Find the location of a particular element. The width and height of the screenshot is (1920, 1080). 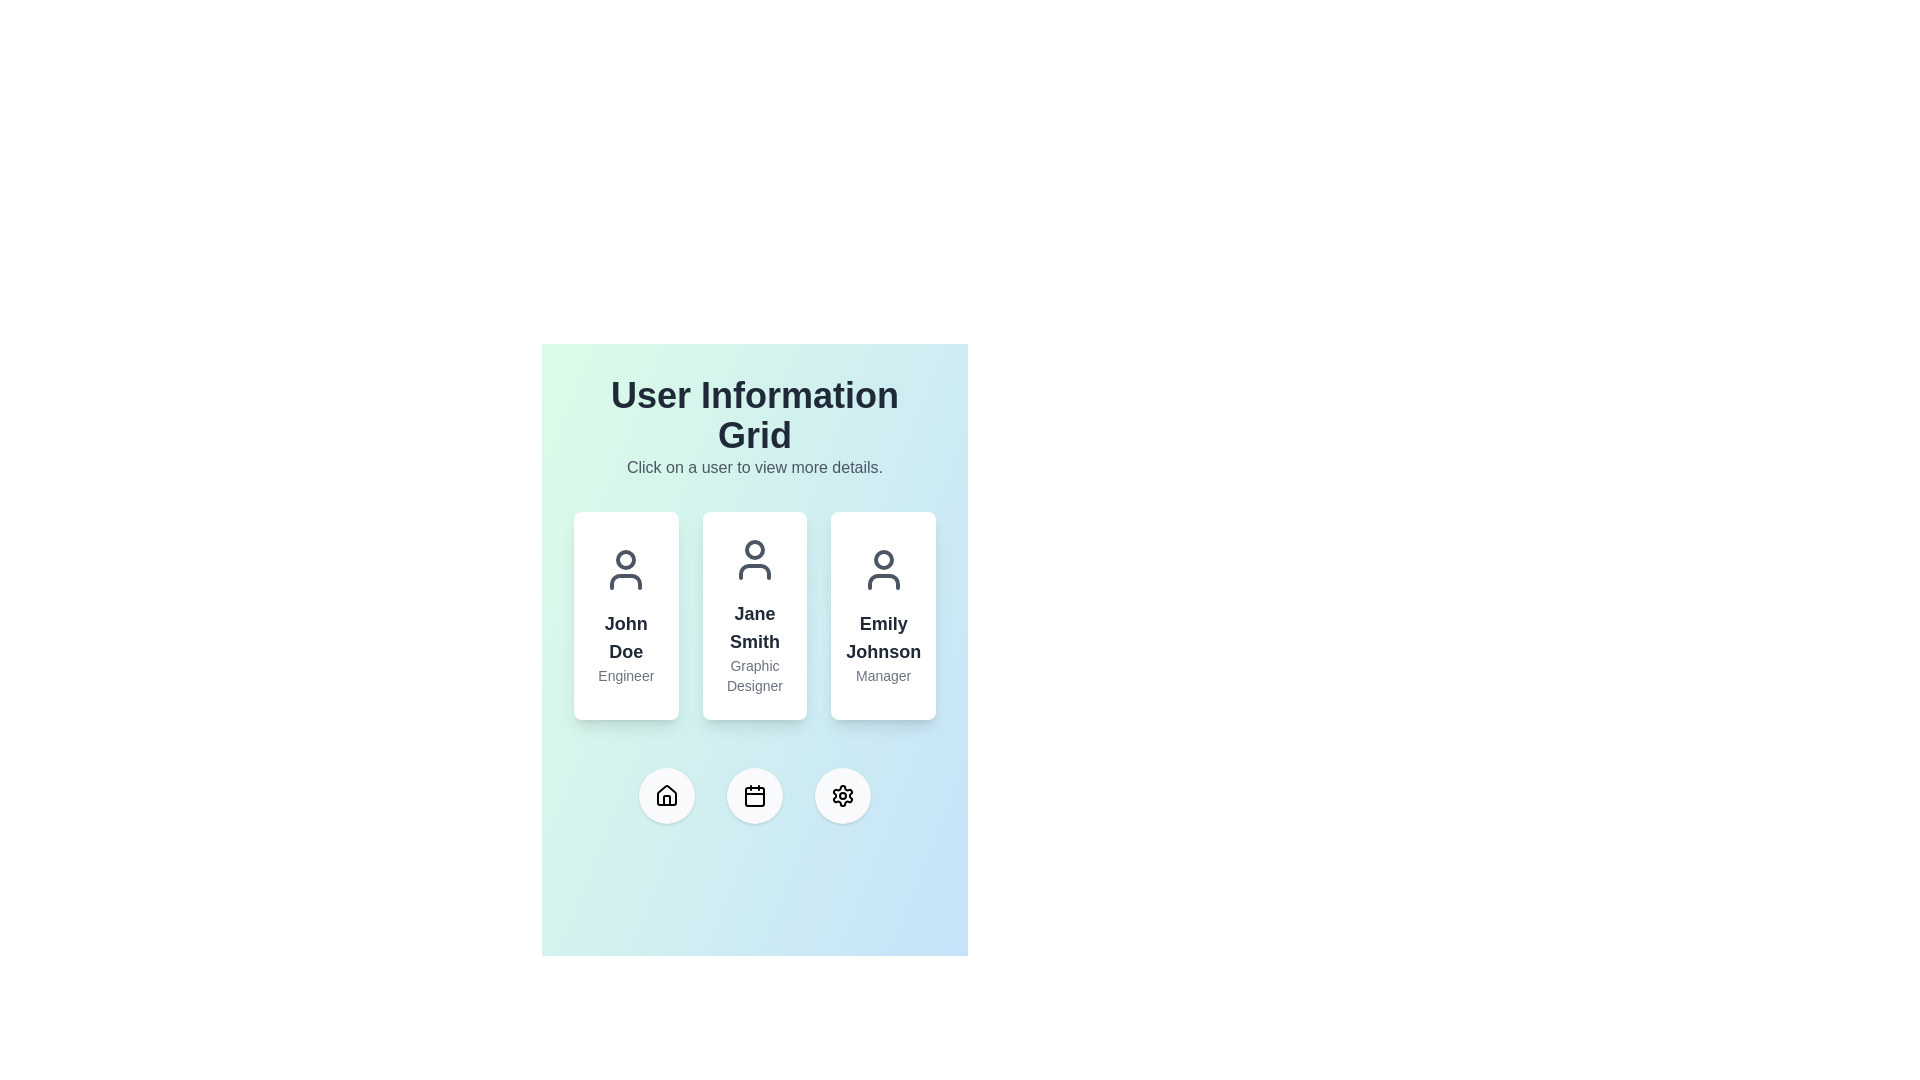

the SVG Circle element that represents the user profile icon within the user card, located at the center of the circular head portion of the icon is located at coordinates (753, 550).